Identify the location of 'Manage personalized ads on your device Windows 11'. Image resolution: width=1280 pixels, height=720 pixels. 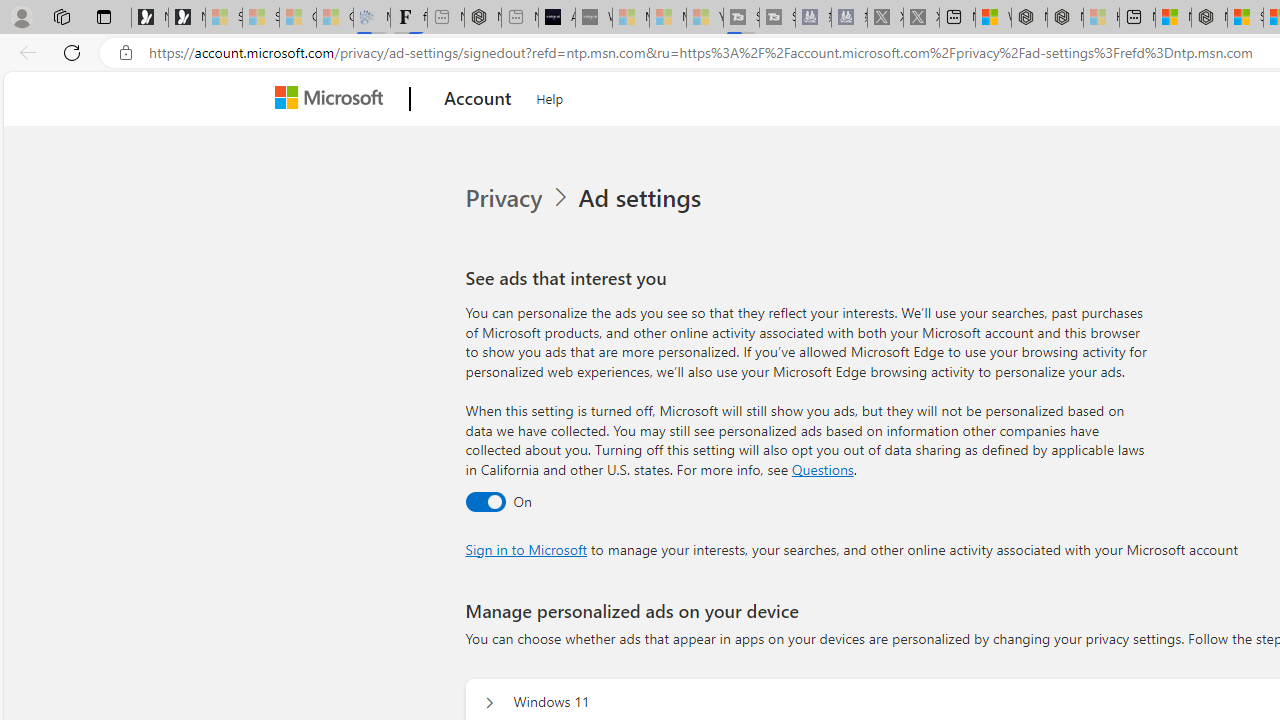
(489, 702).